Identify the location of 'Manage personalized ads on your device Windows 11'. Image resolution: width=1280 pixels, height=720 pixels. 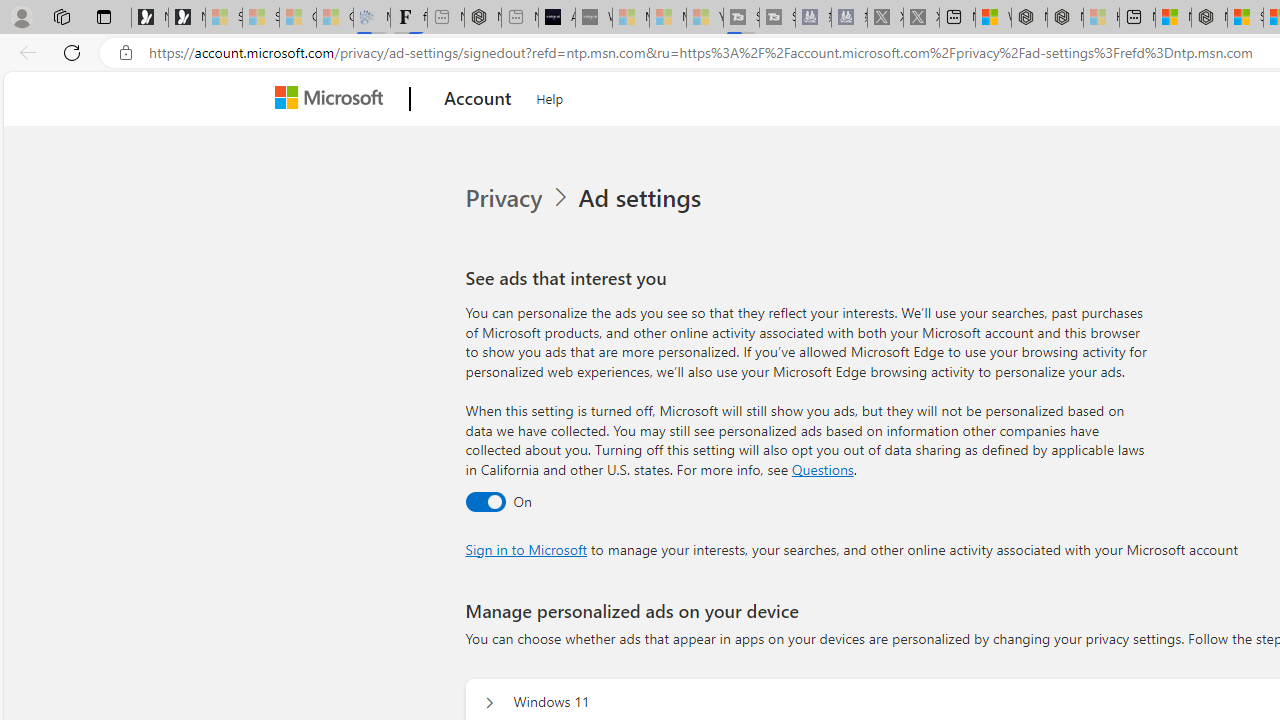
(489, 702).